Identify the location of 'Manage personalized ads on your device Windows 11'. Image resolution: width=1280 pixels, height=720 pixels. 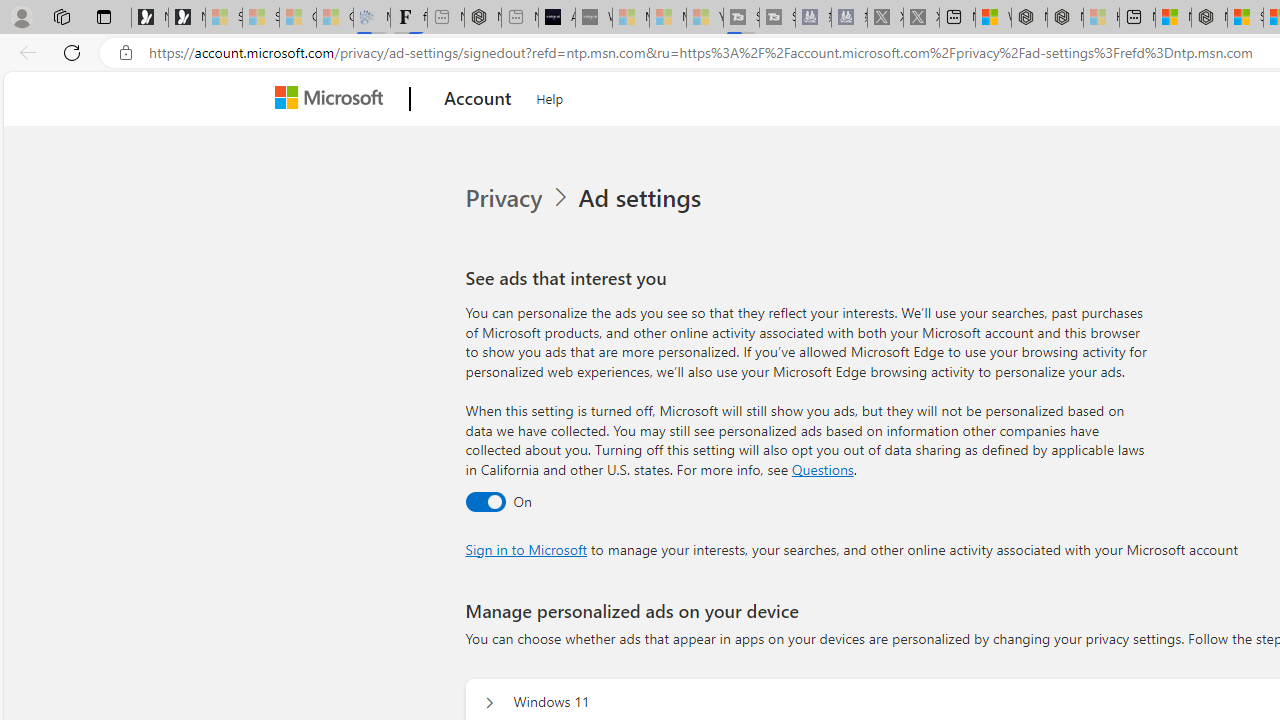
(489, 702).